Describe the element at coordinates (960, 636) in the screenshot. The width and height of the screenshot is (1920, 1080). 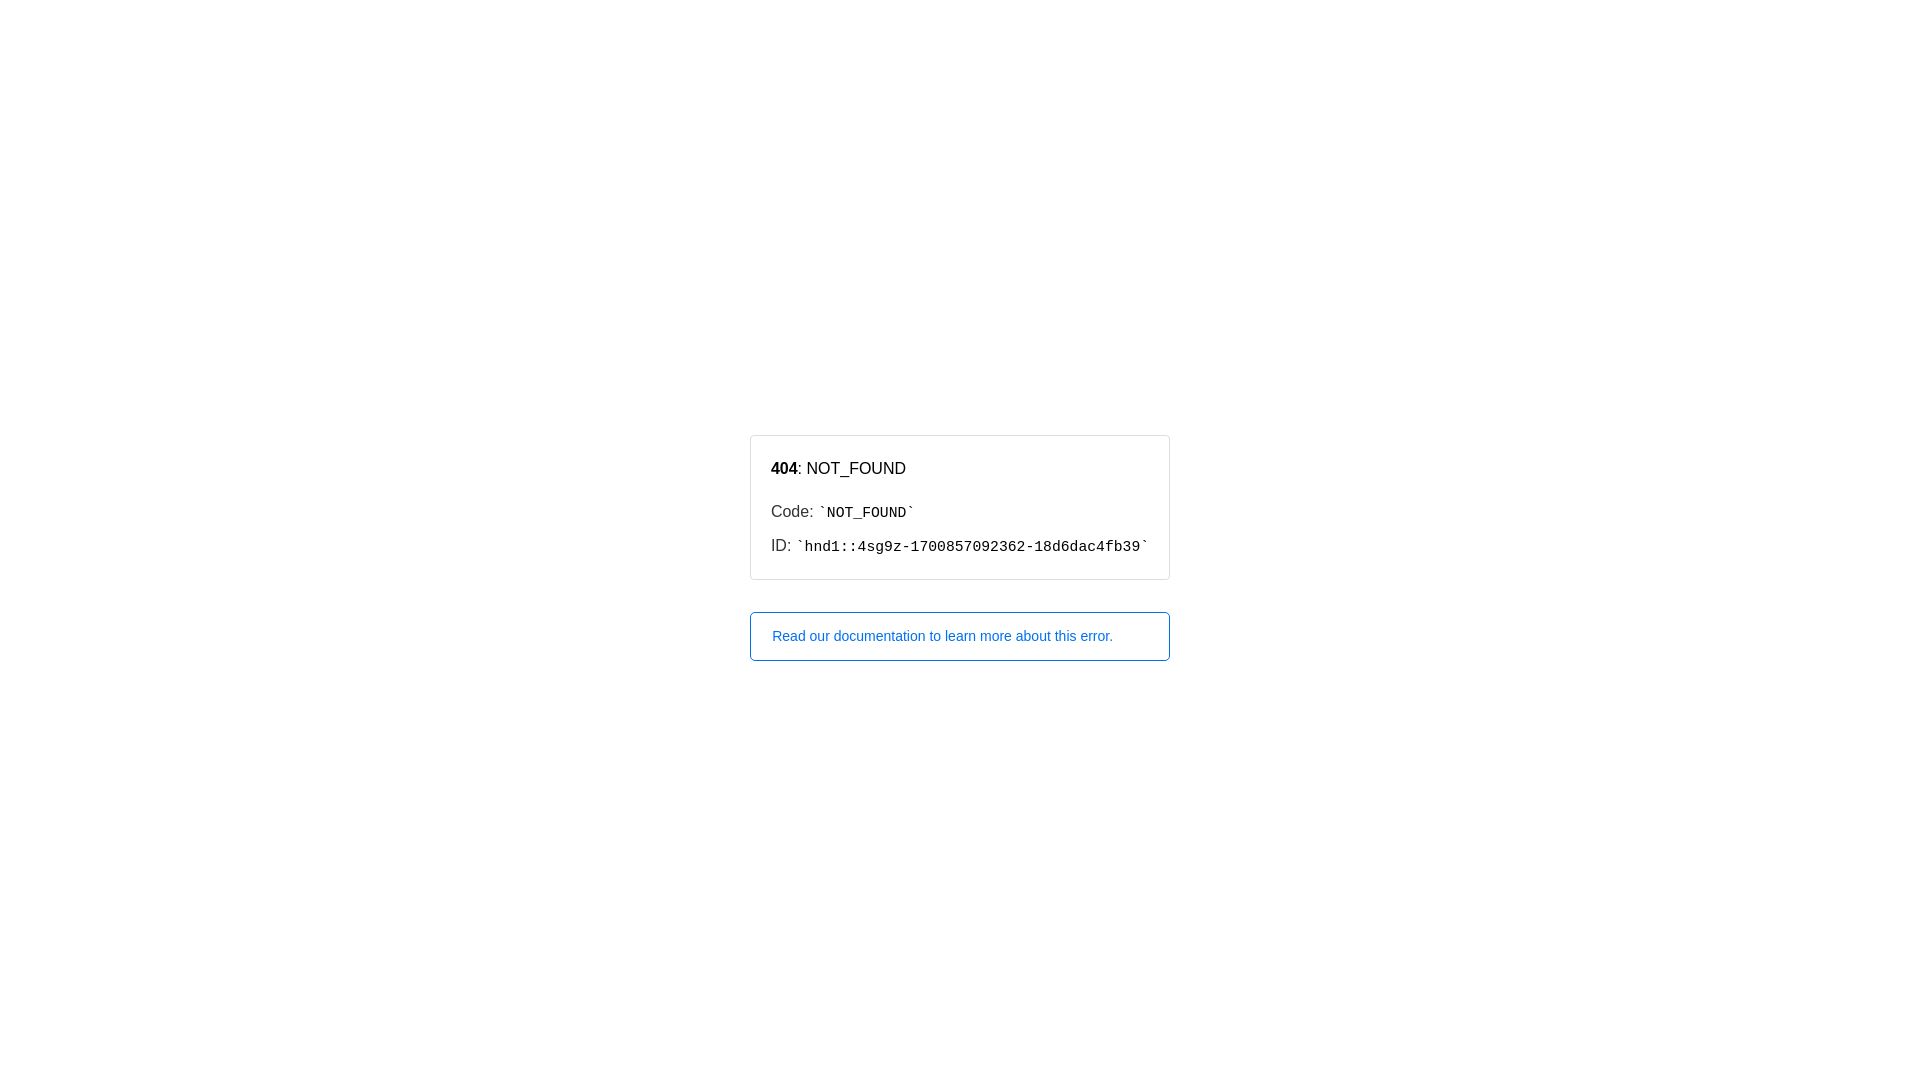
I see `'Read our documentation to learn more about this error.'` at that location.